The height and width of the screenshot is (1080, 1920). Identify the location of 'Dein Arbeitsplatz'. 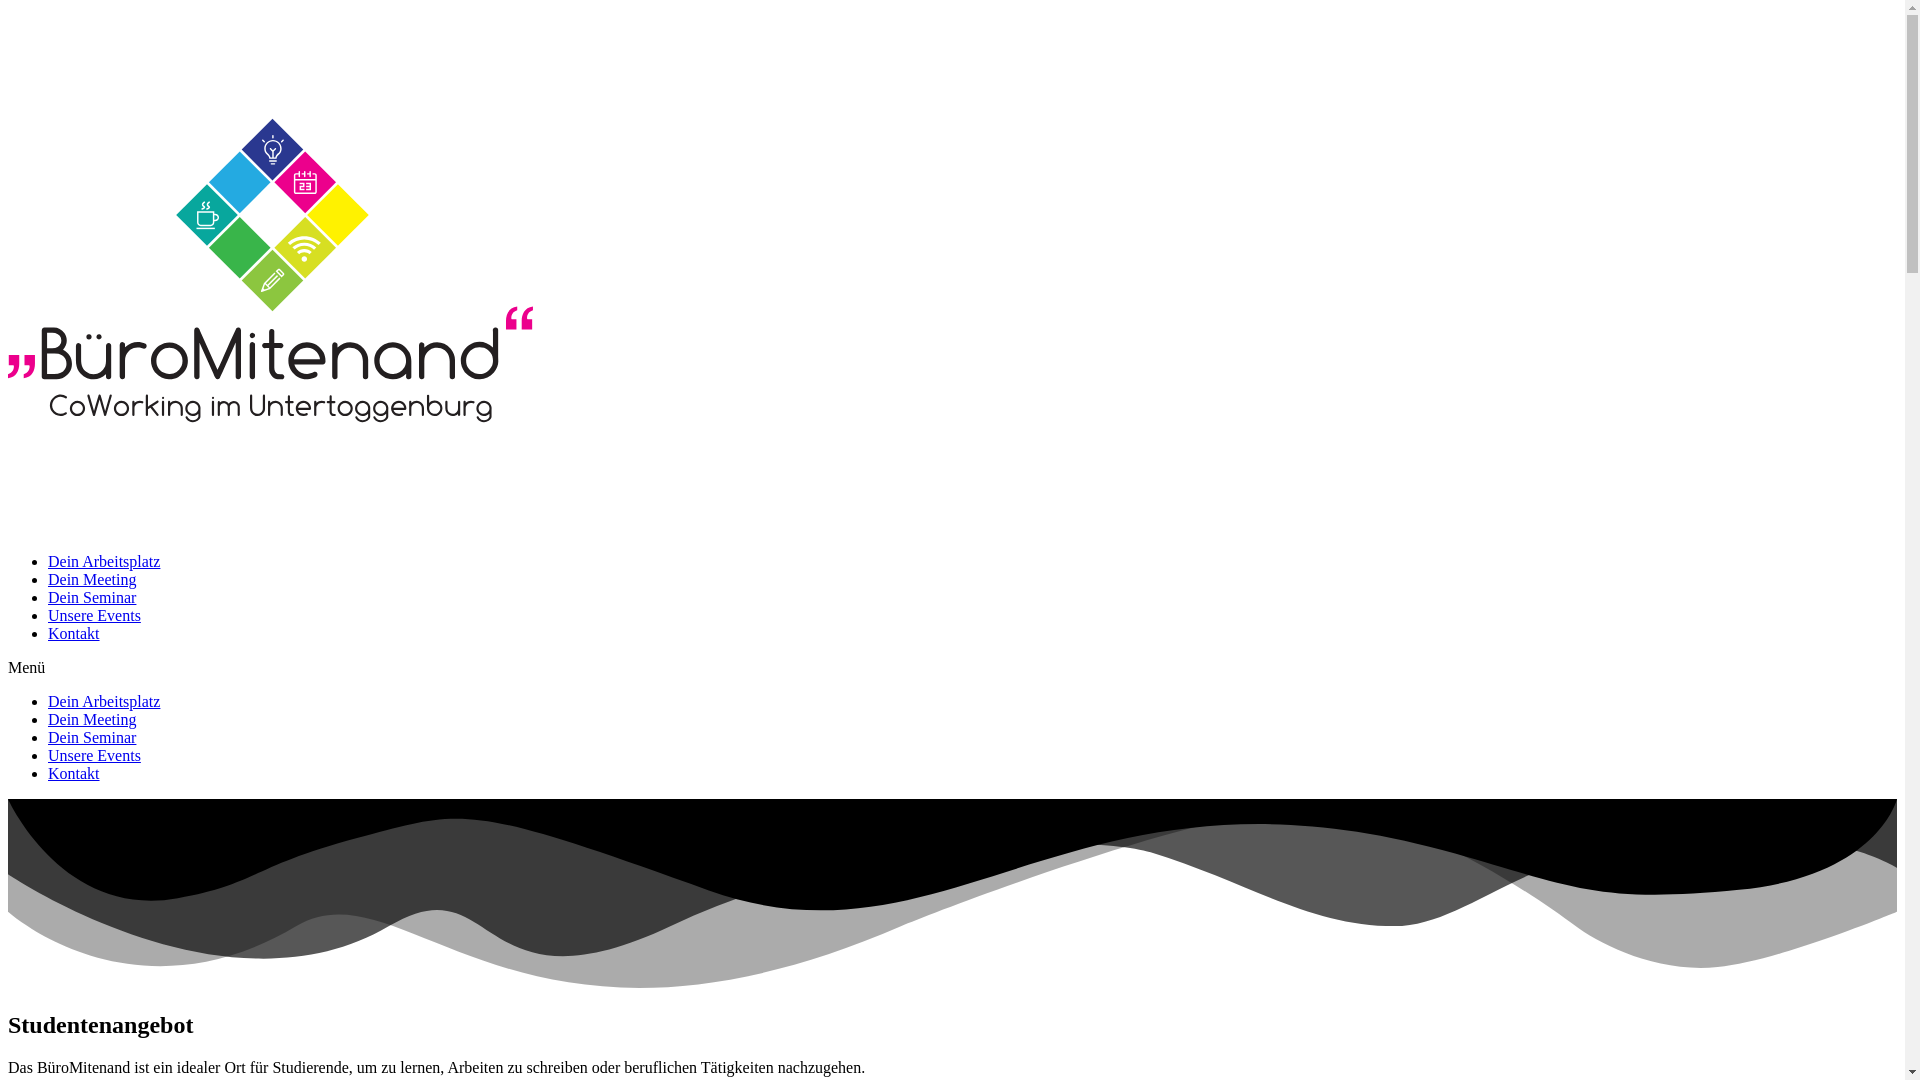
(48, 700).